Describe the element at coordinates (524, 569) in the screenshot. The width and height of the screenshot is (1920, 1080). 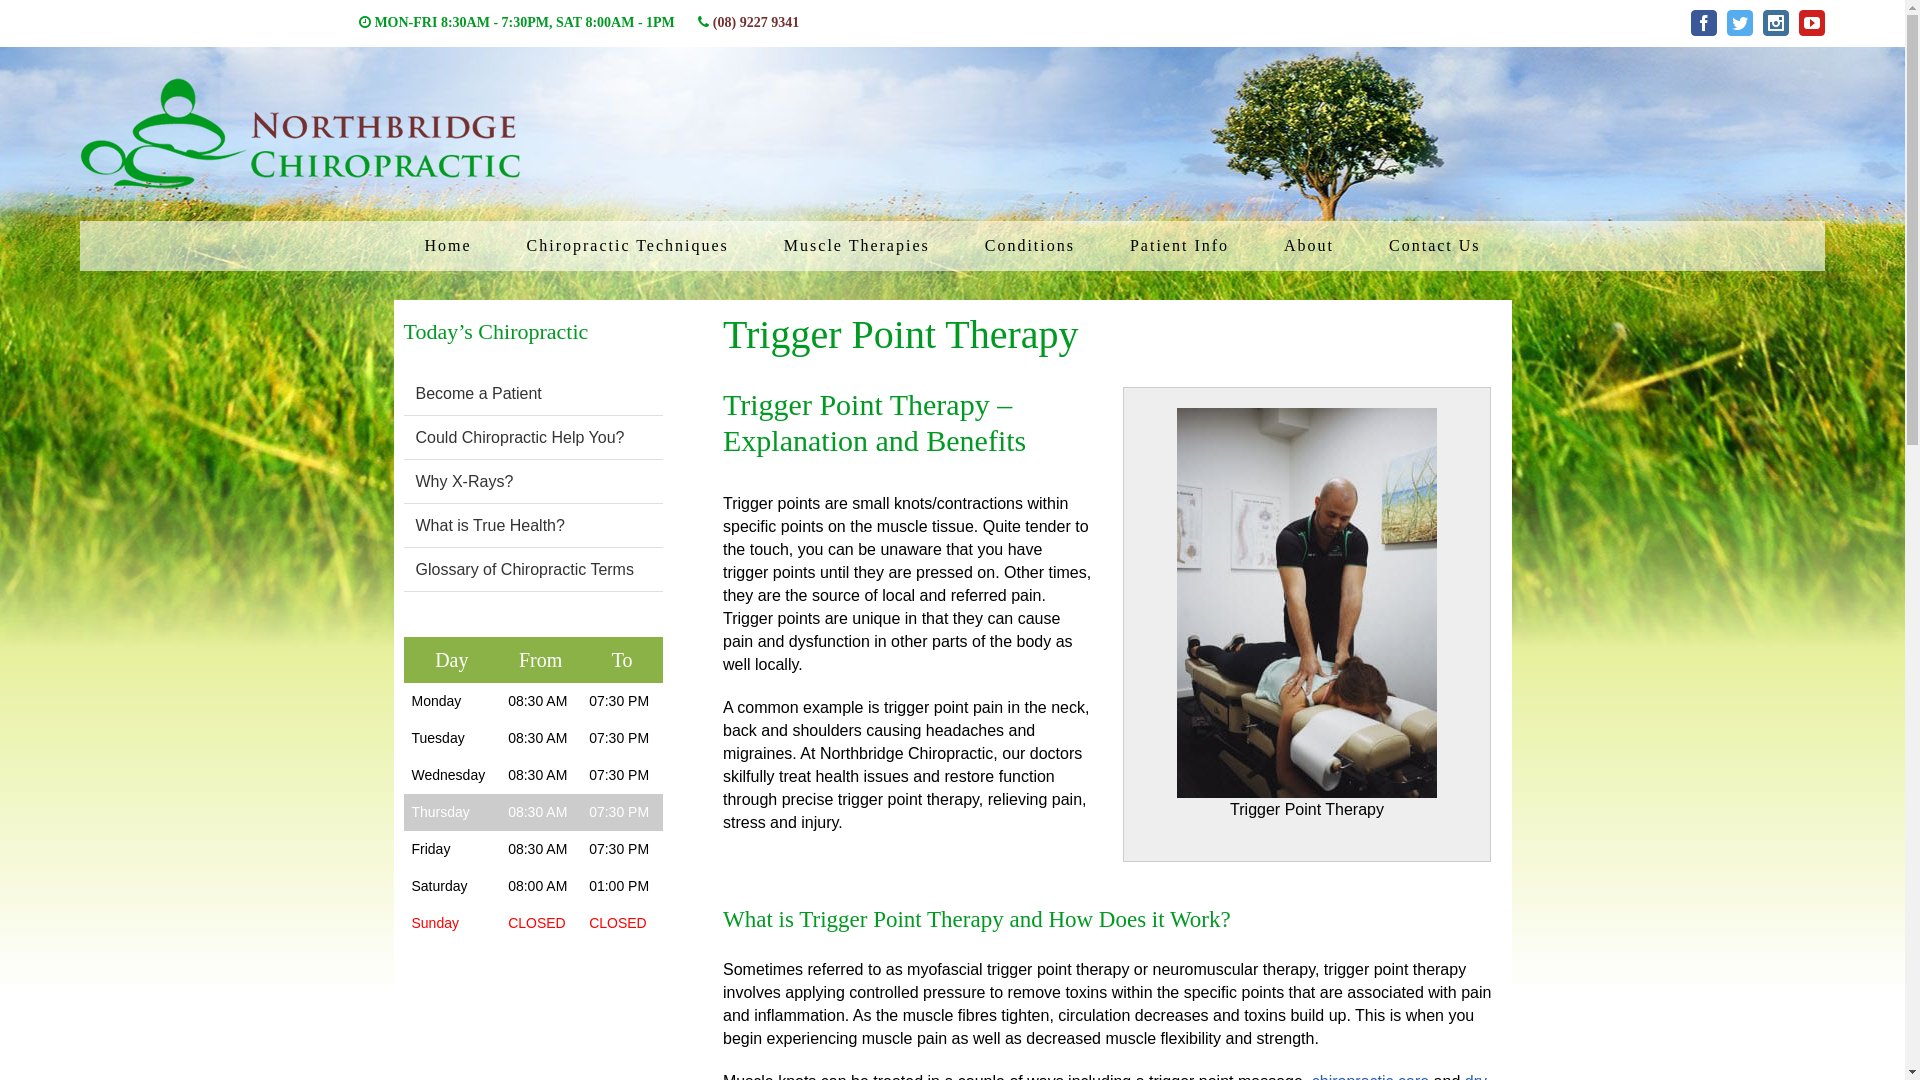
I see `'Glossary of Chiropractic Terms'` at that location.